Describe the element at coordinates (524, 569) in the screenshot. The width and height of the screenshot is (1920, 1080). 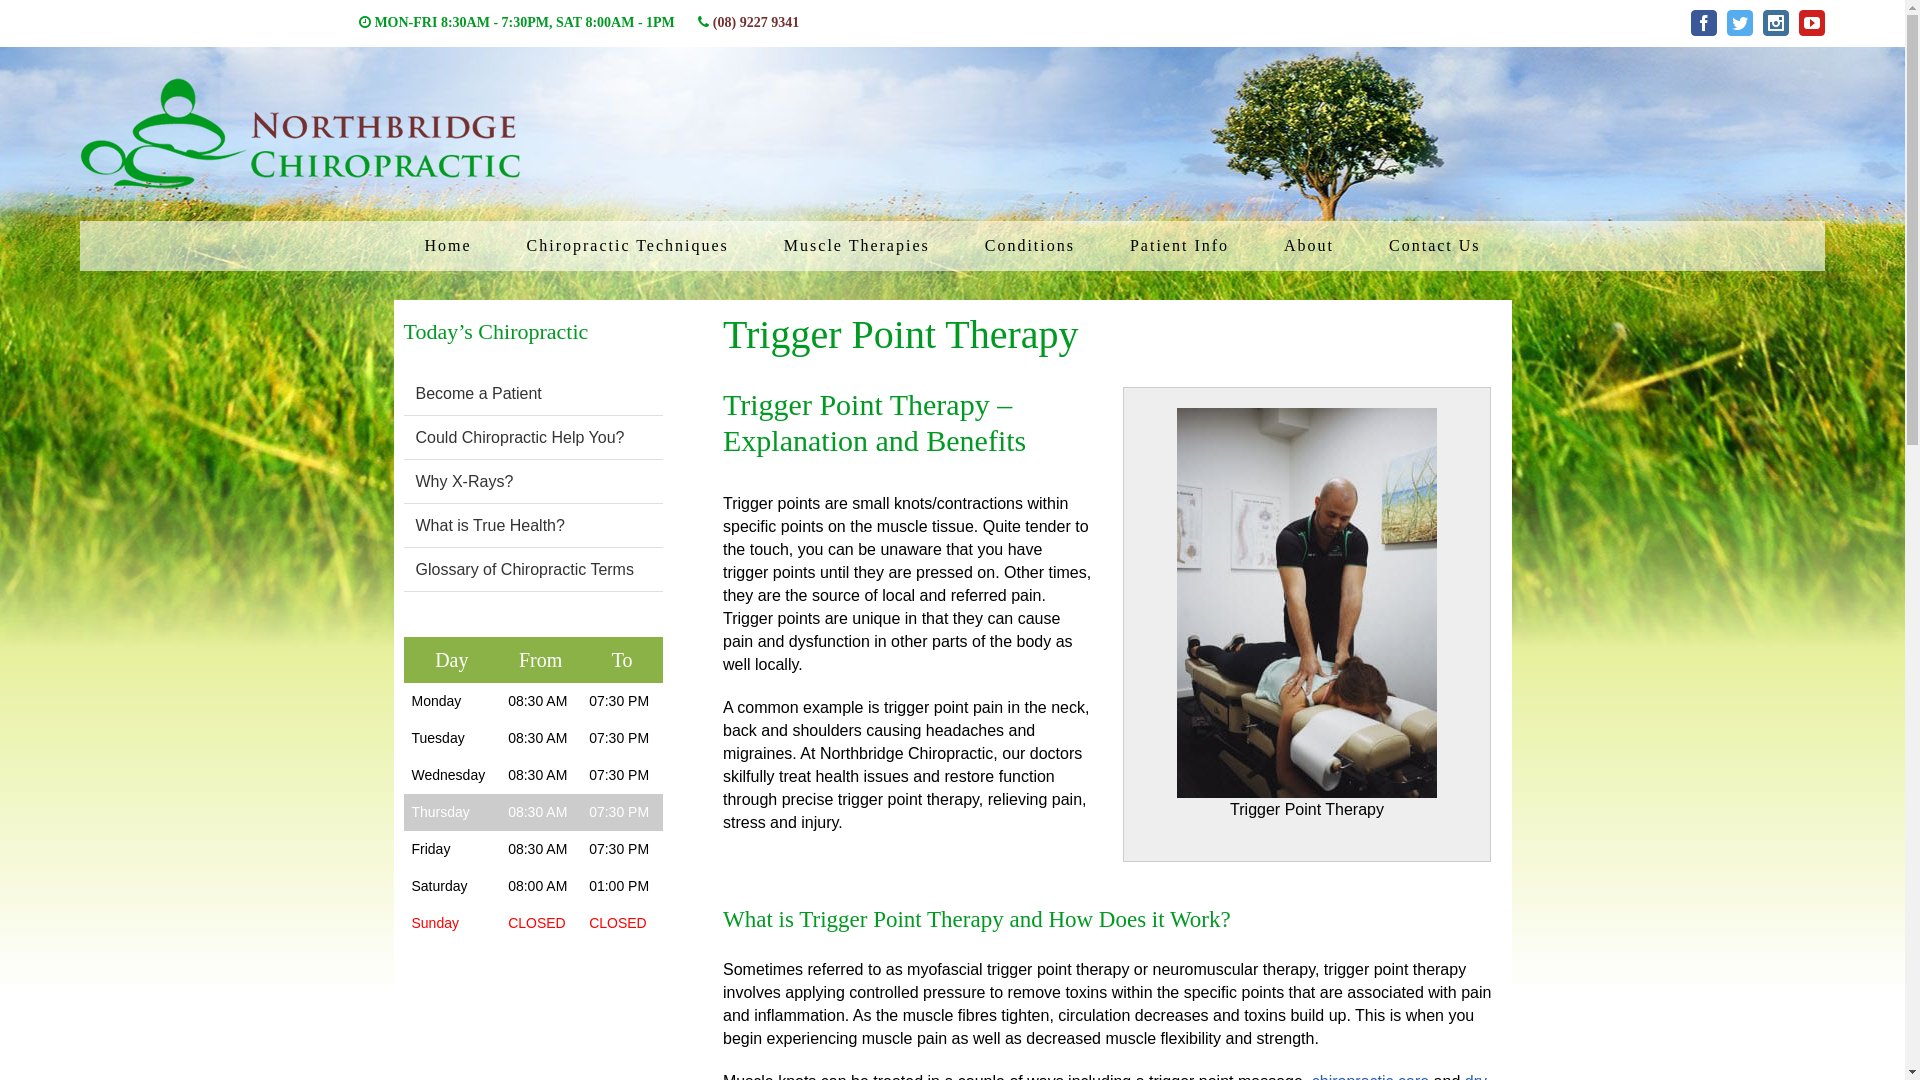
I see `'Glossary of Chiropractic Terms'` at that location.